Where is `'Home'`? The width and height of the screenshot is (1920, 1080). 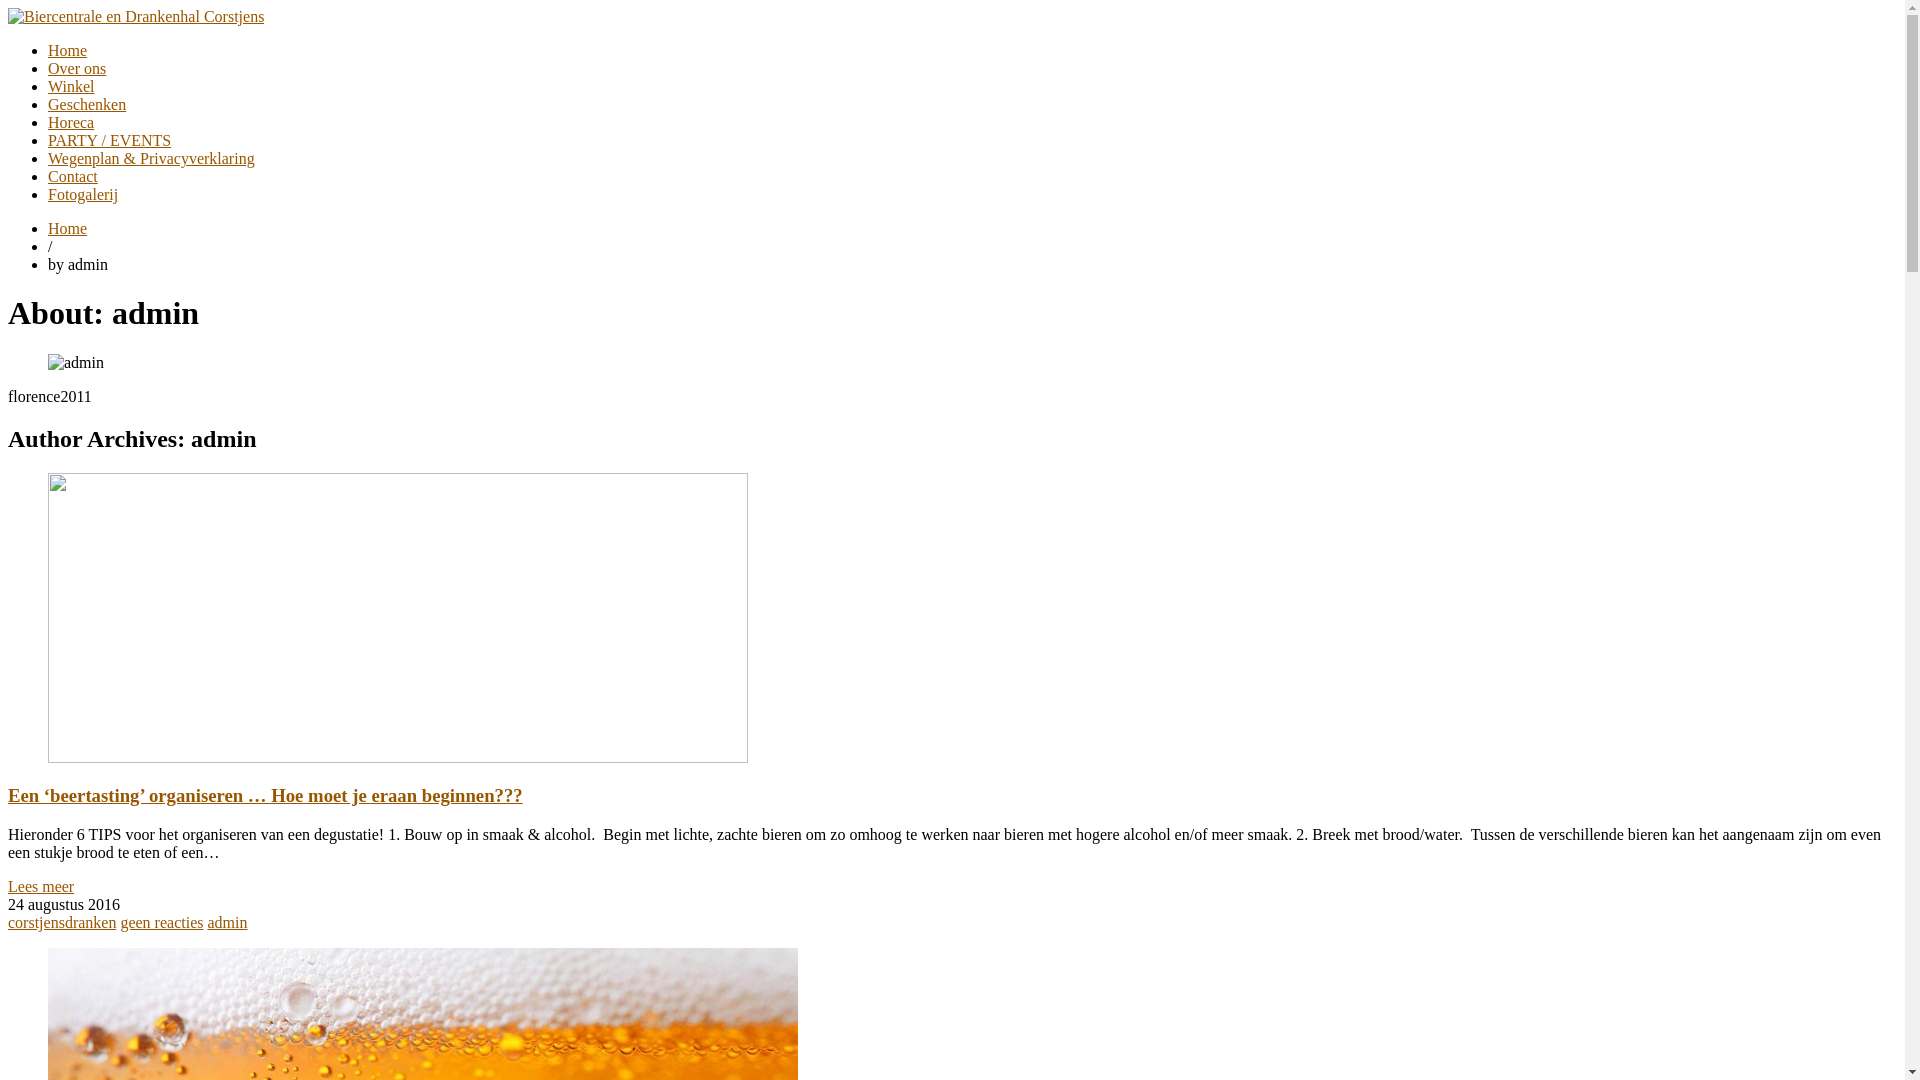
'Home' is located at coordinates (67, 227).